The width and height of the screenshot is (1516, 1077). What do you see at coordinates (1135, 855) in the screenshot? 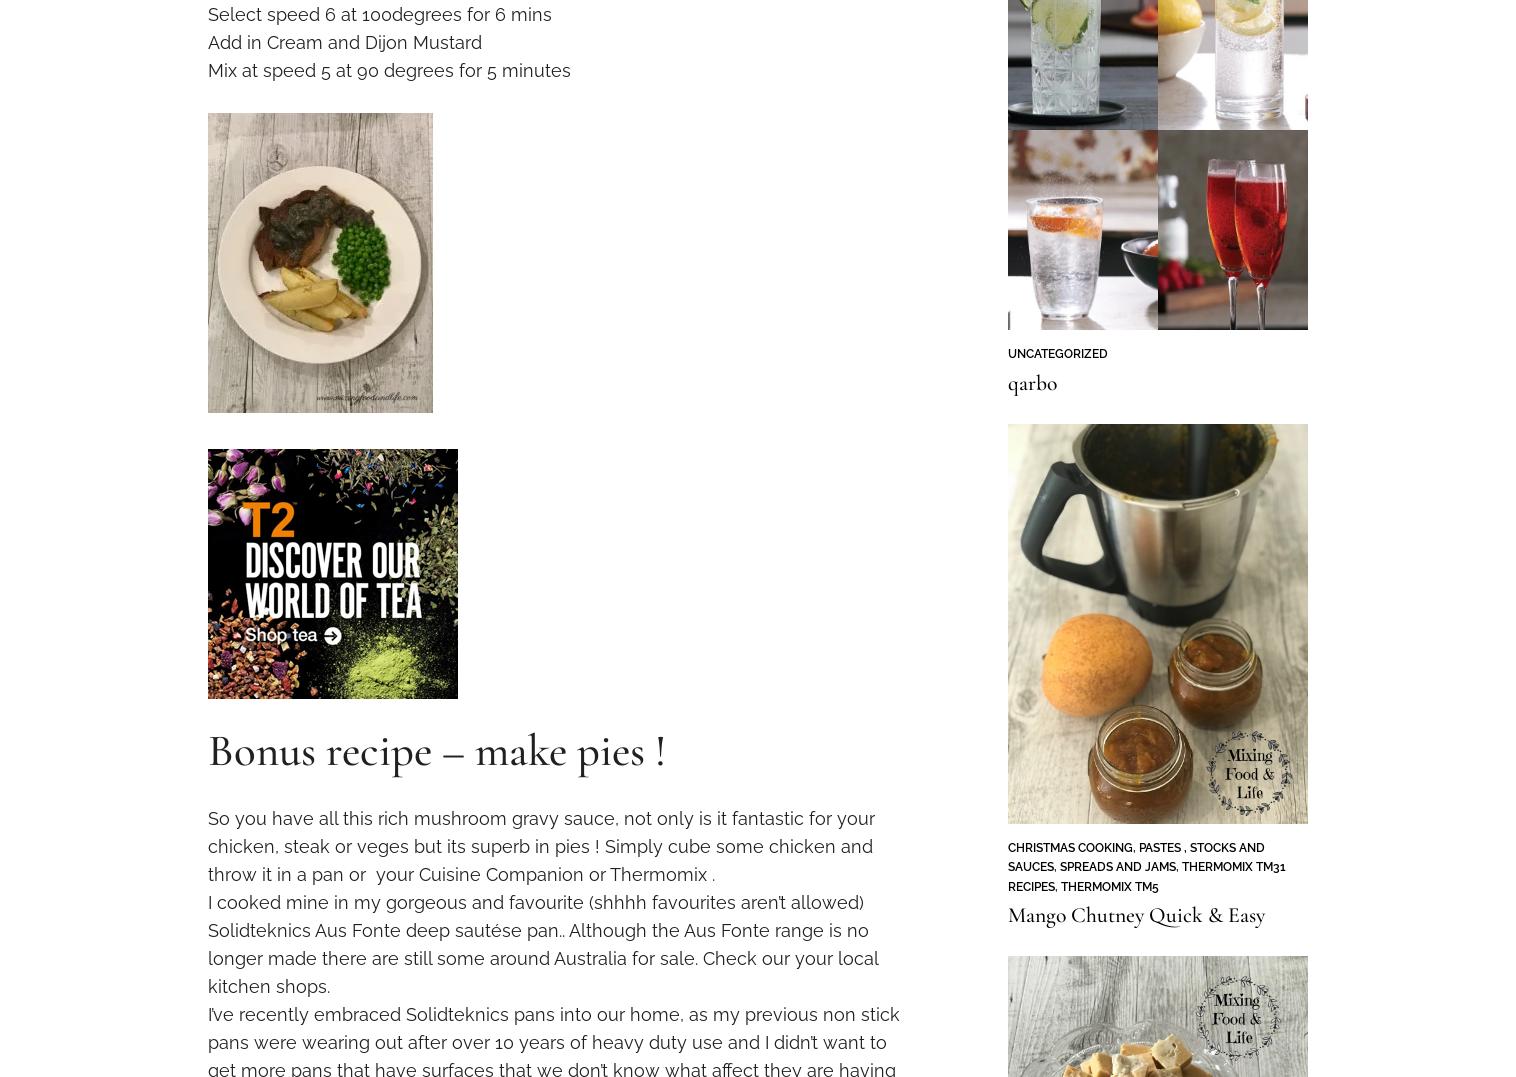
I see `'Pastes , Stocks and Sauces'` at bounding box center [1135, 855].